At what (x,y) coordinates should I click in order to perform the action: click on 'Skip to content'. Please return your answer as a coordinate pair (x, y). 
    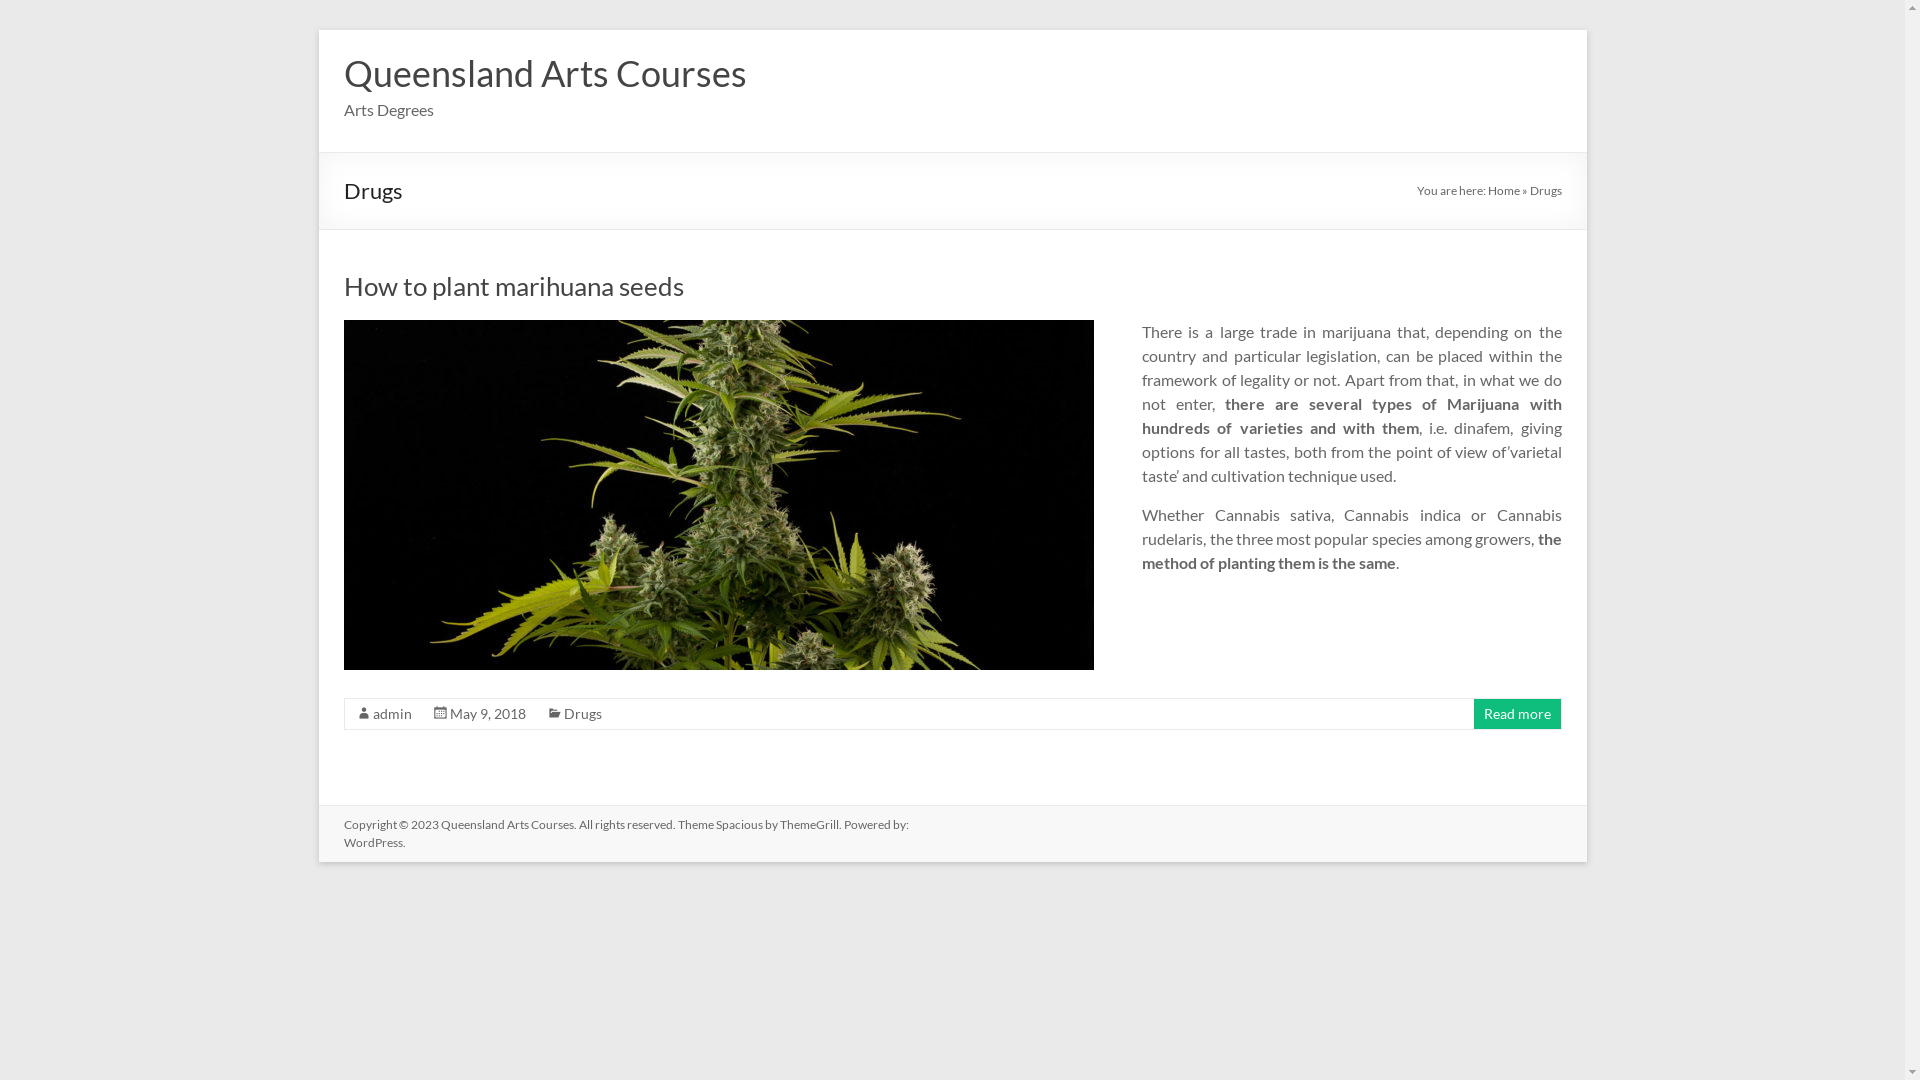
    Looking at the image, I should click on (317, 29).